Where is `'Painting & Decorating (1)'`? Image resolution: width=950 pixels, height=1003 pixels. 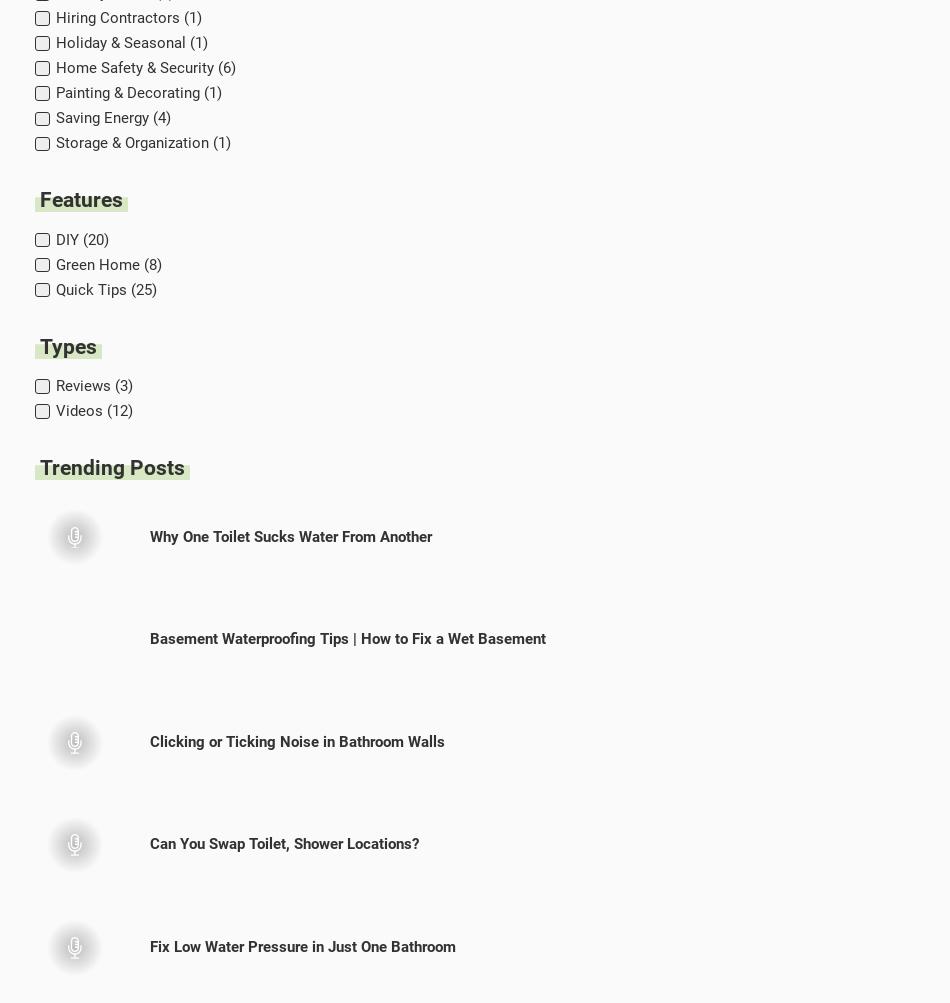 'Painting & Decorating (1)' is located at coordinates (138, 93).